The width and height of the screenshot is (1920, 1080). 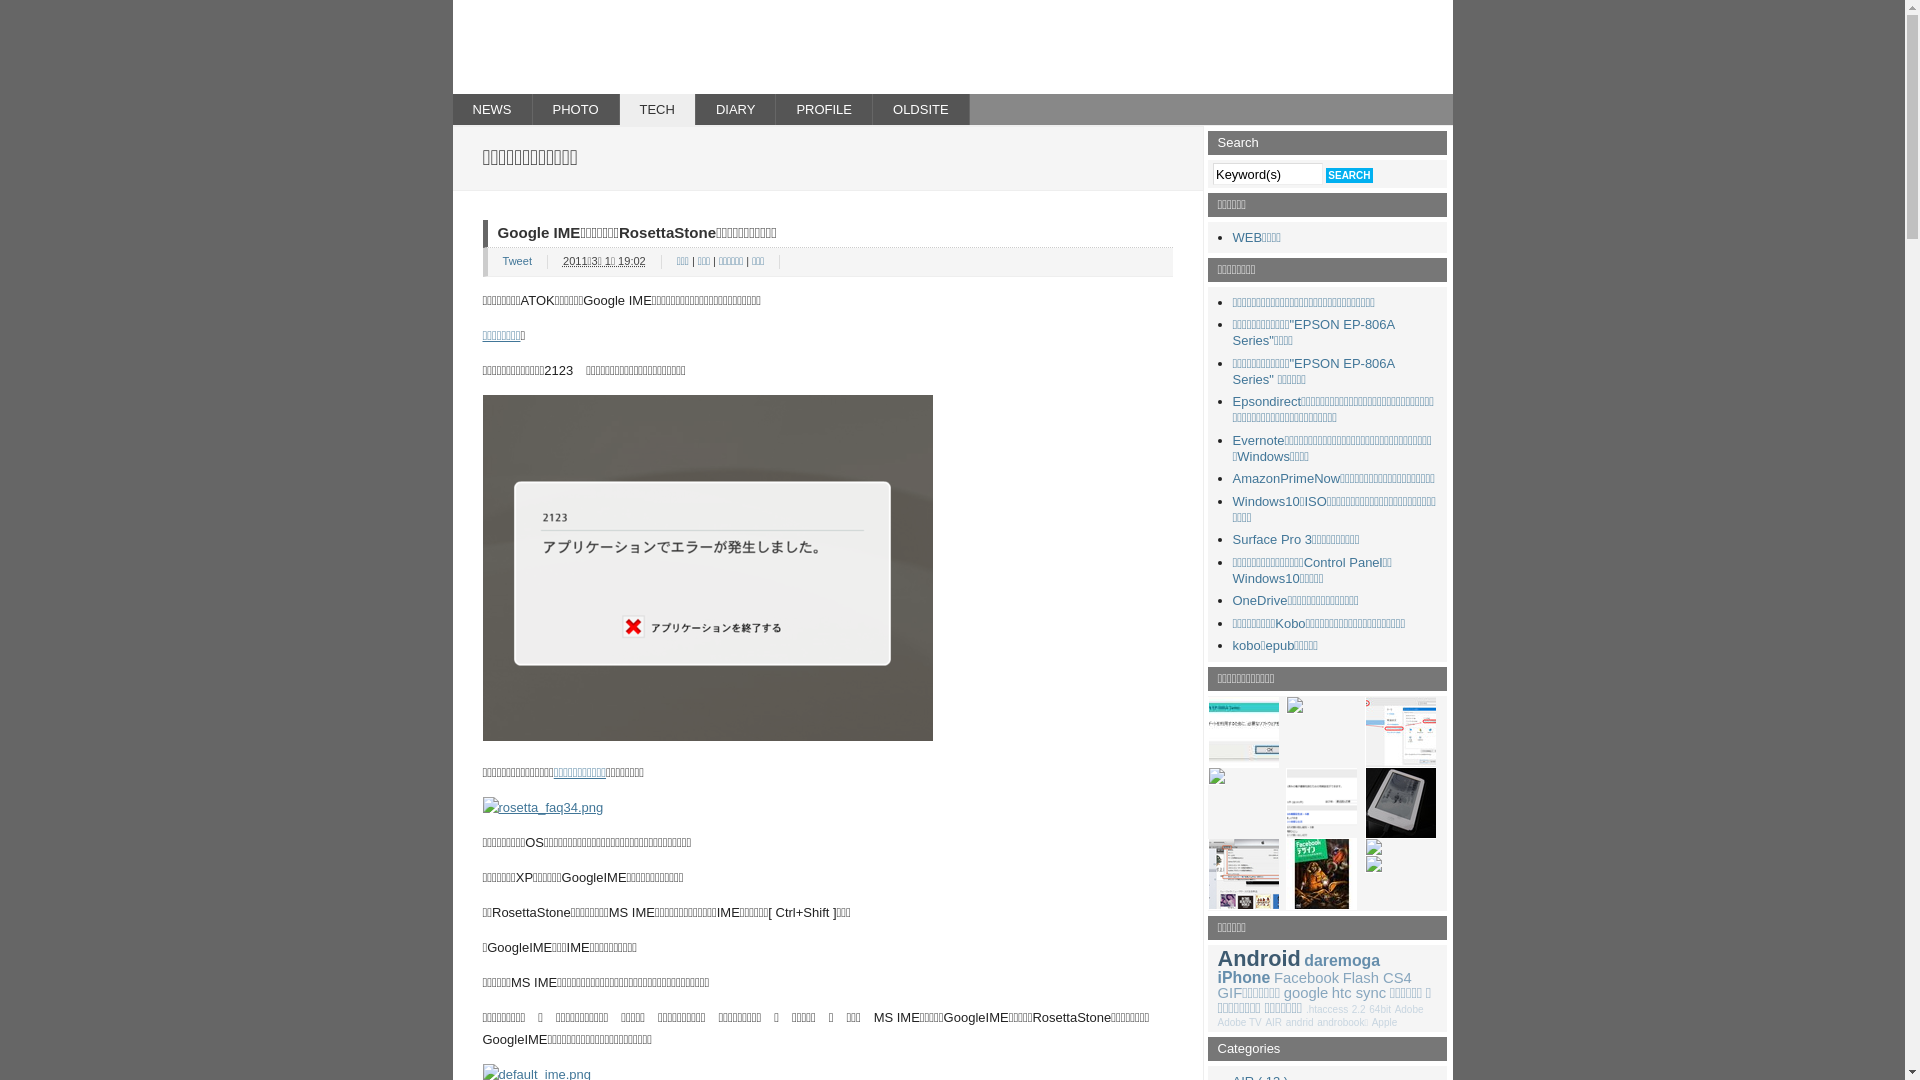 What do you see at coordinates (1348, 174) in the screenshot?
I see `'Search'` at bounding box center [1348, 174].